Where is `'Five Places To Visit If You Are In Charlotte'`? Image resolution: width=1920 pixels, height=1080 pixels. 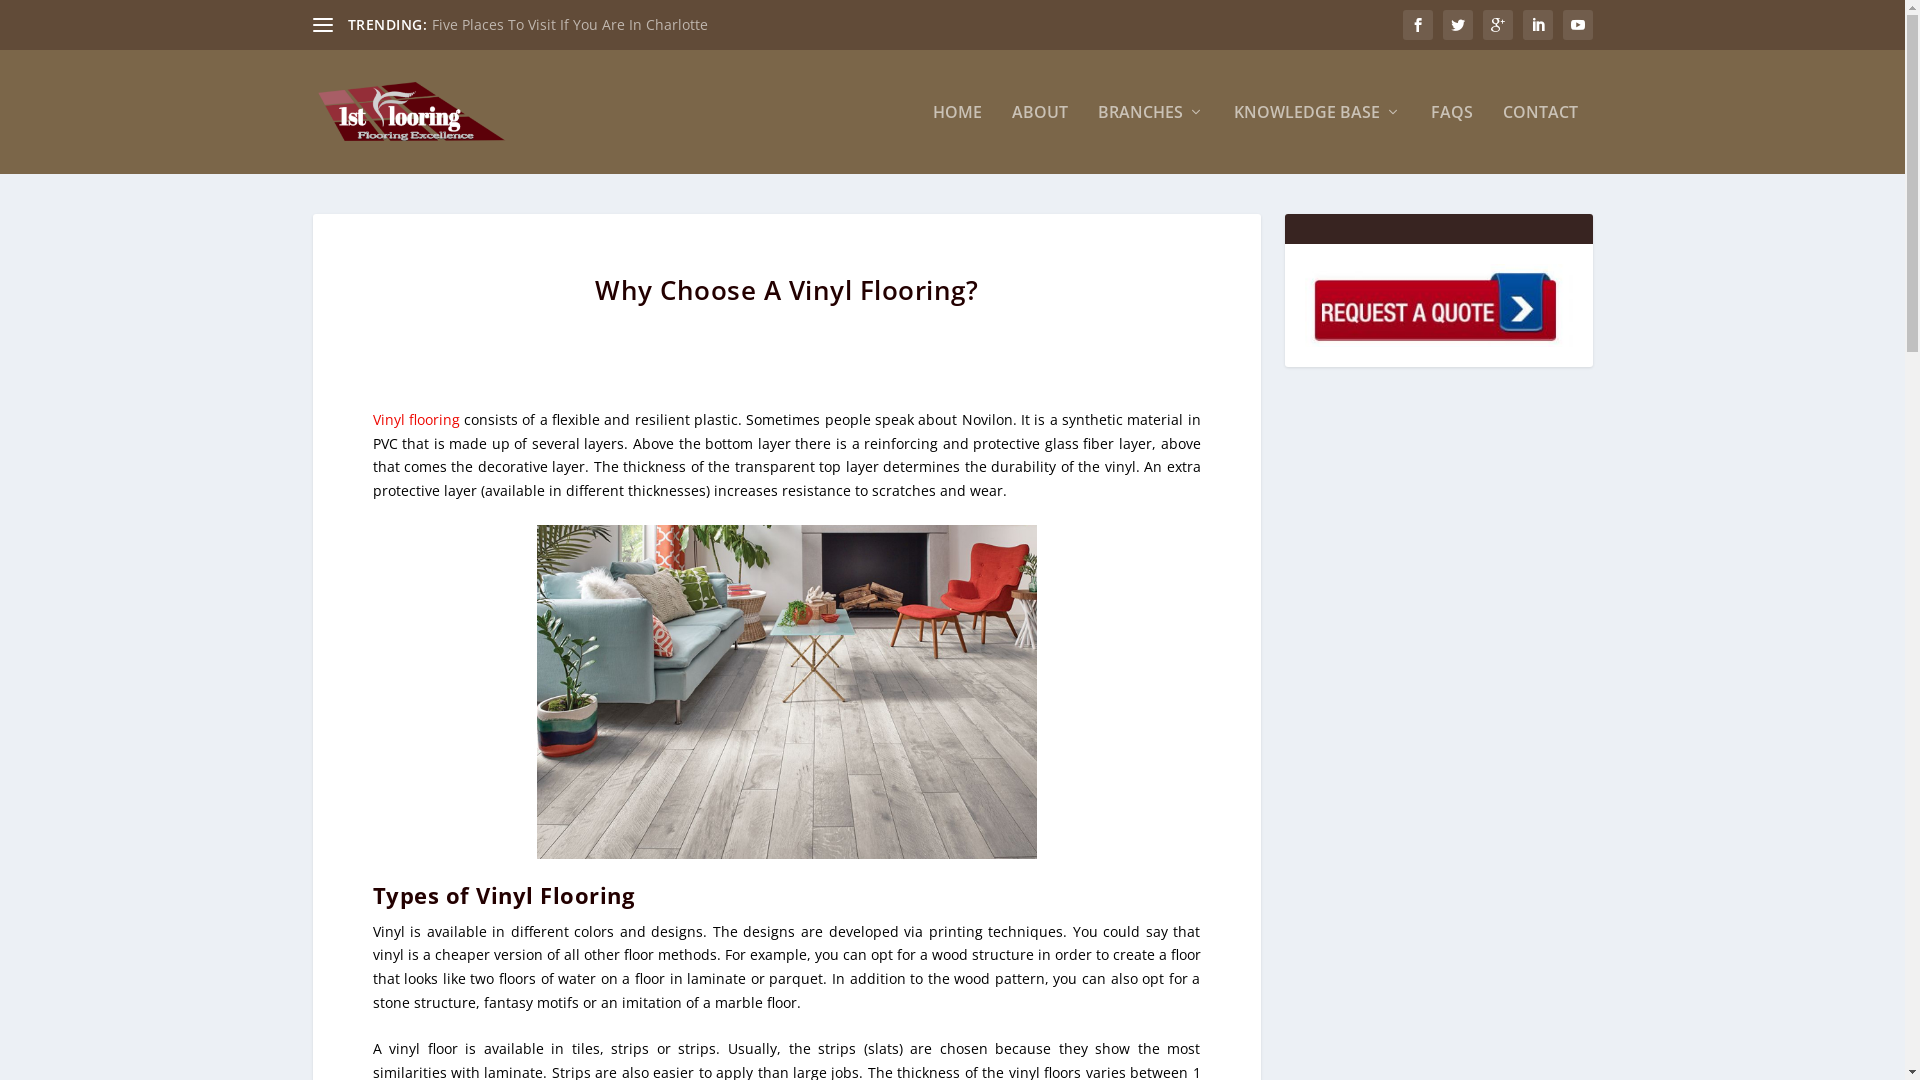 'Five Places To Visit If You Are In Charlotte' is located at coordinates (569, 24).